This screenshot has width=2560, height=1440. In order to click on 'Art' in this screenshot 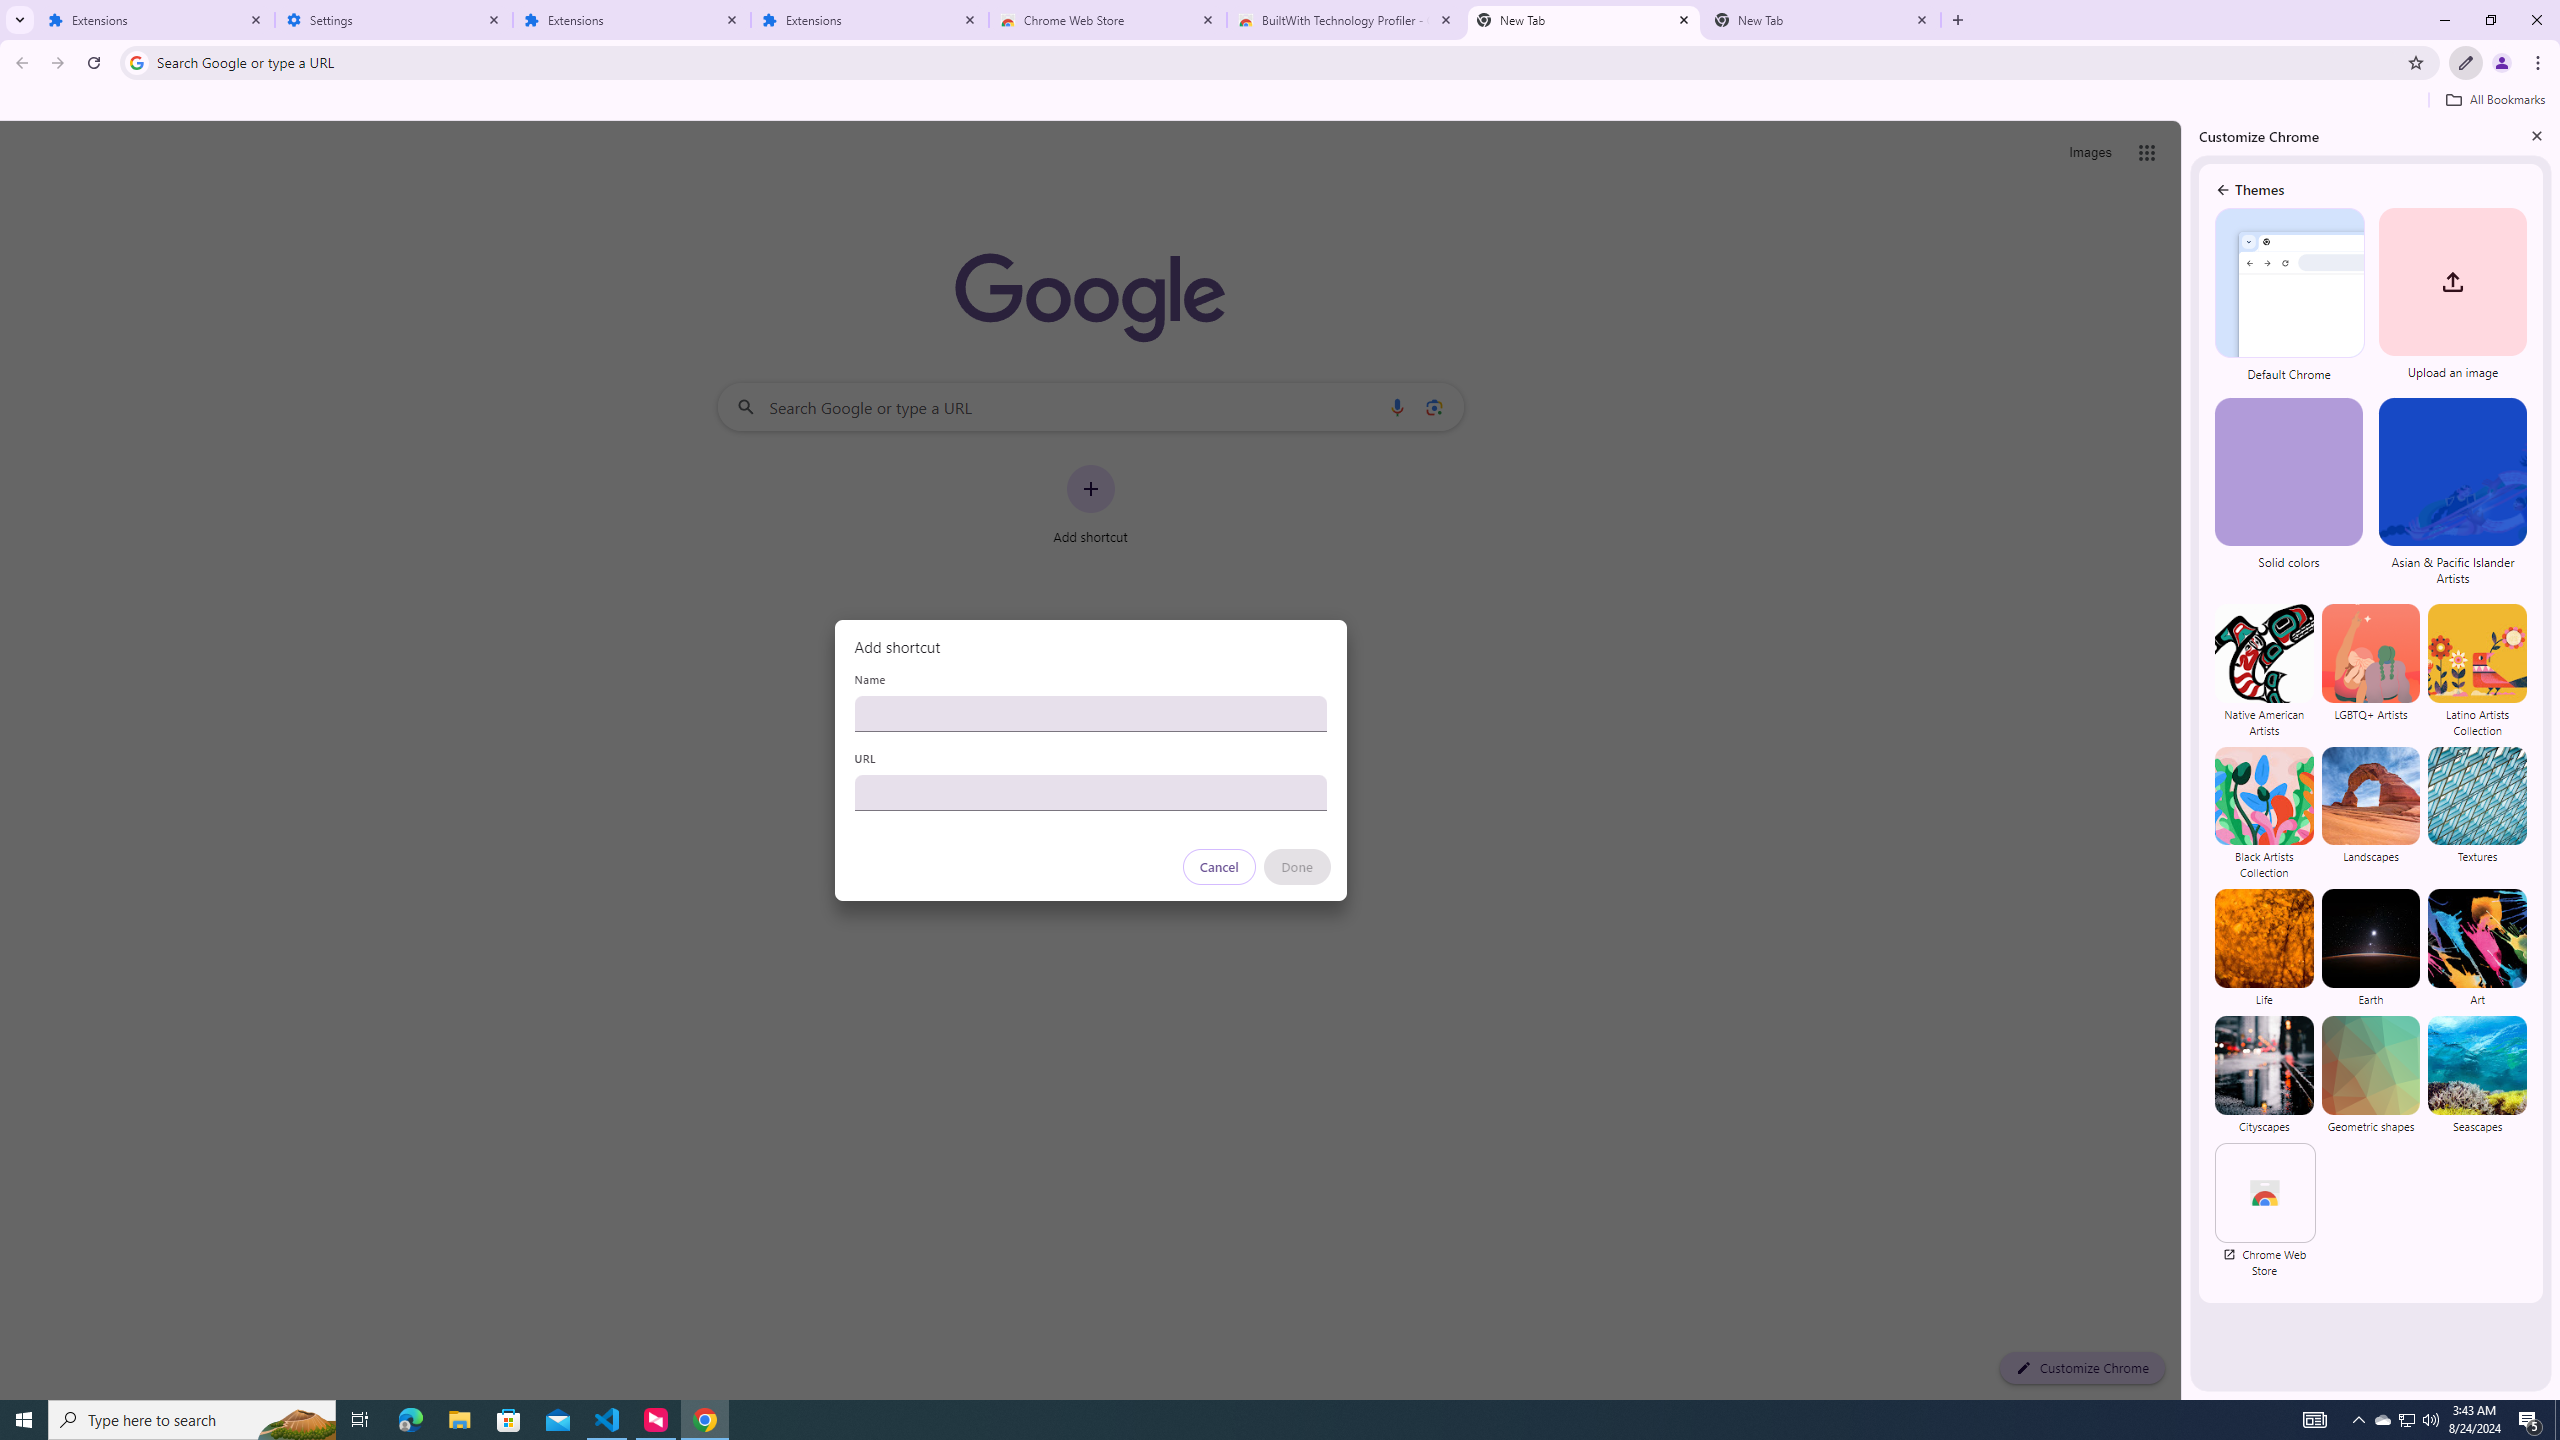, I will do `click(2475, 947)`.